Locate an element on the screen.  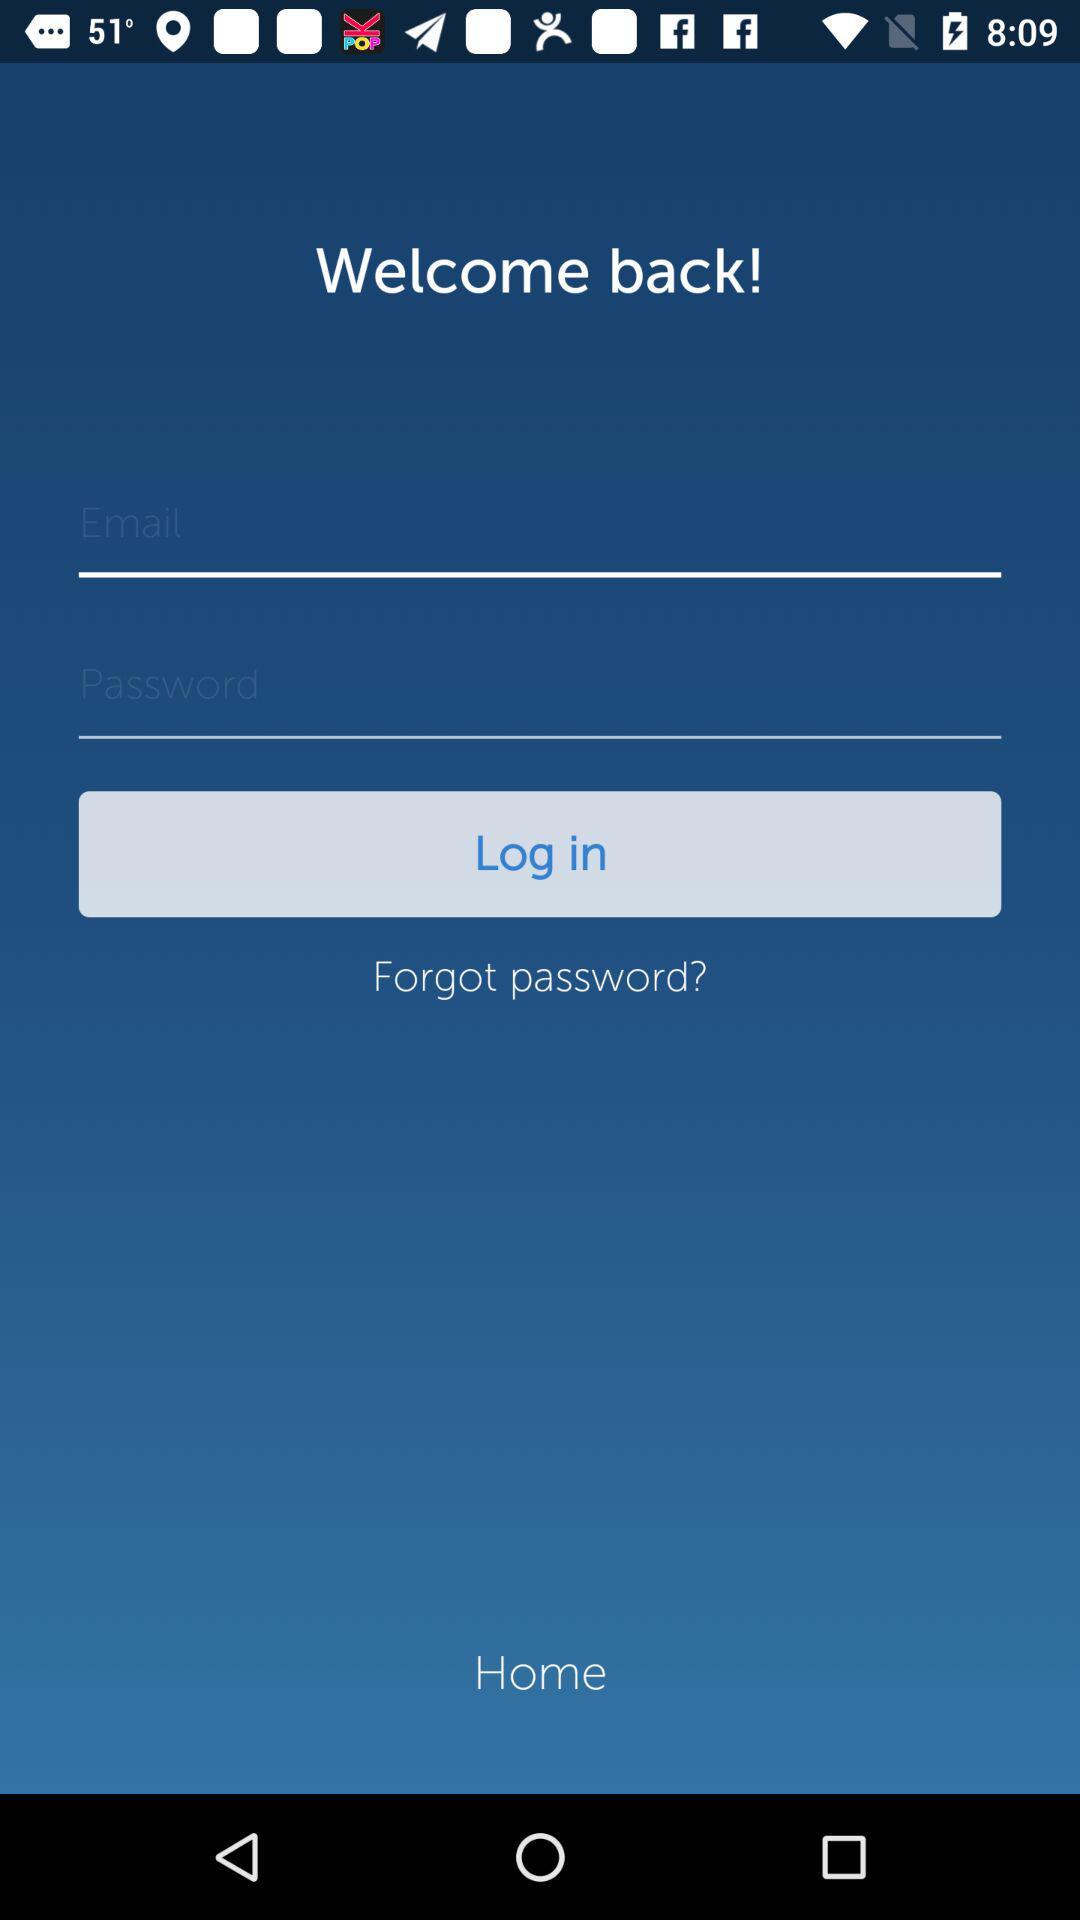
the item below the forgot password? icon is located at coordinates (540, 1673).